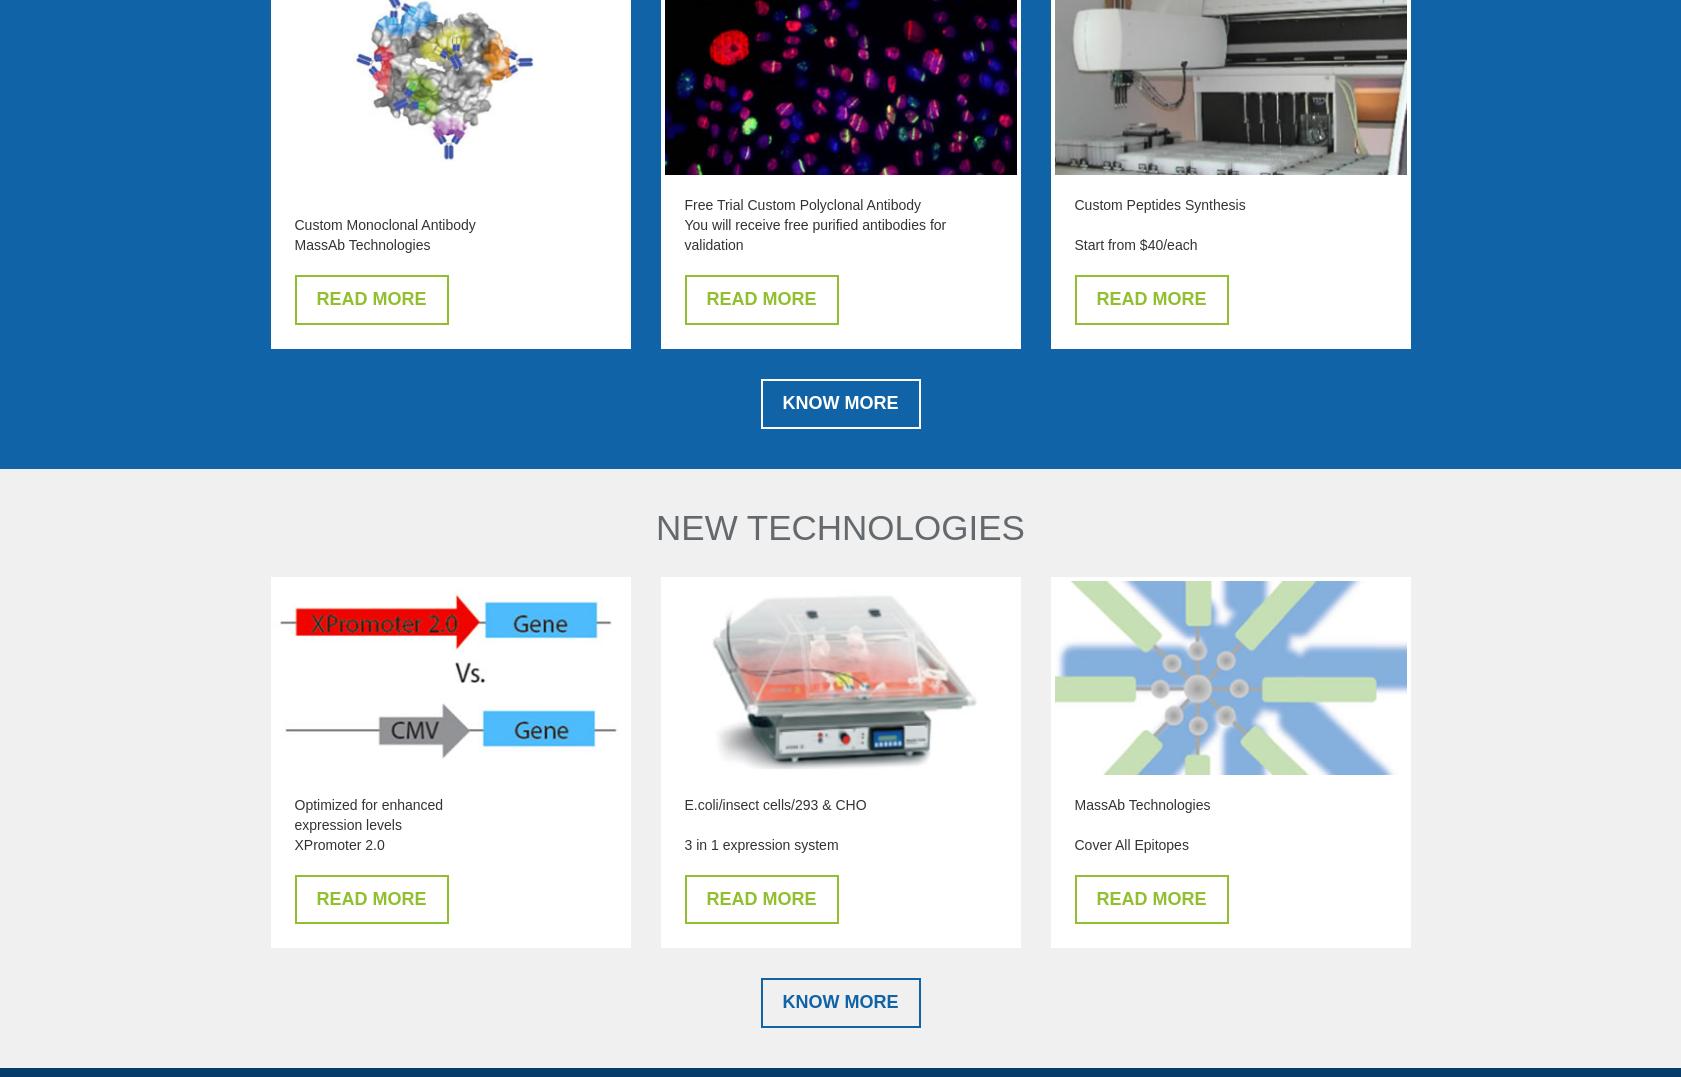 The image size is (1681, 1077). Describe the element at coordinates (293, 843) in the screenshot. I see `'XPromoter 2.0'` at that location.